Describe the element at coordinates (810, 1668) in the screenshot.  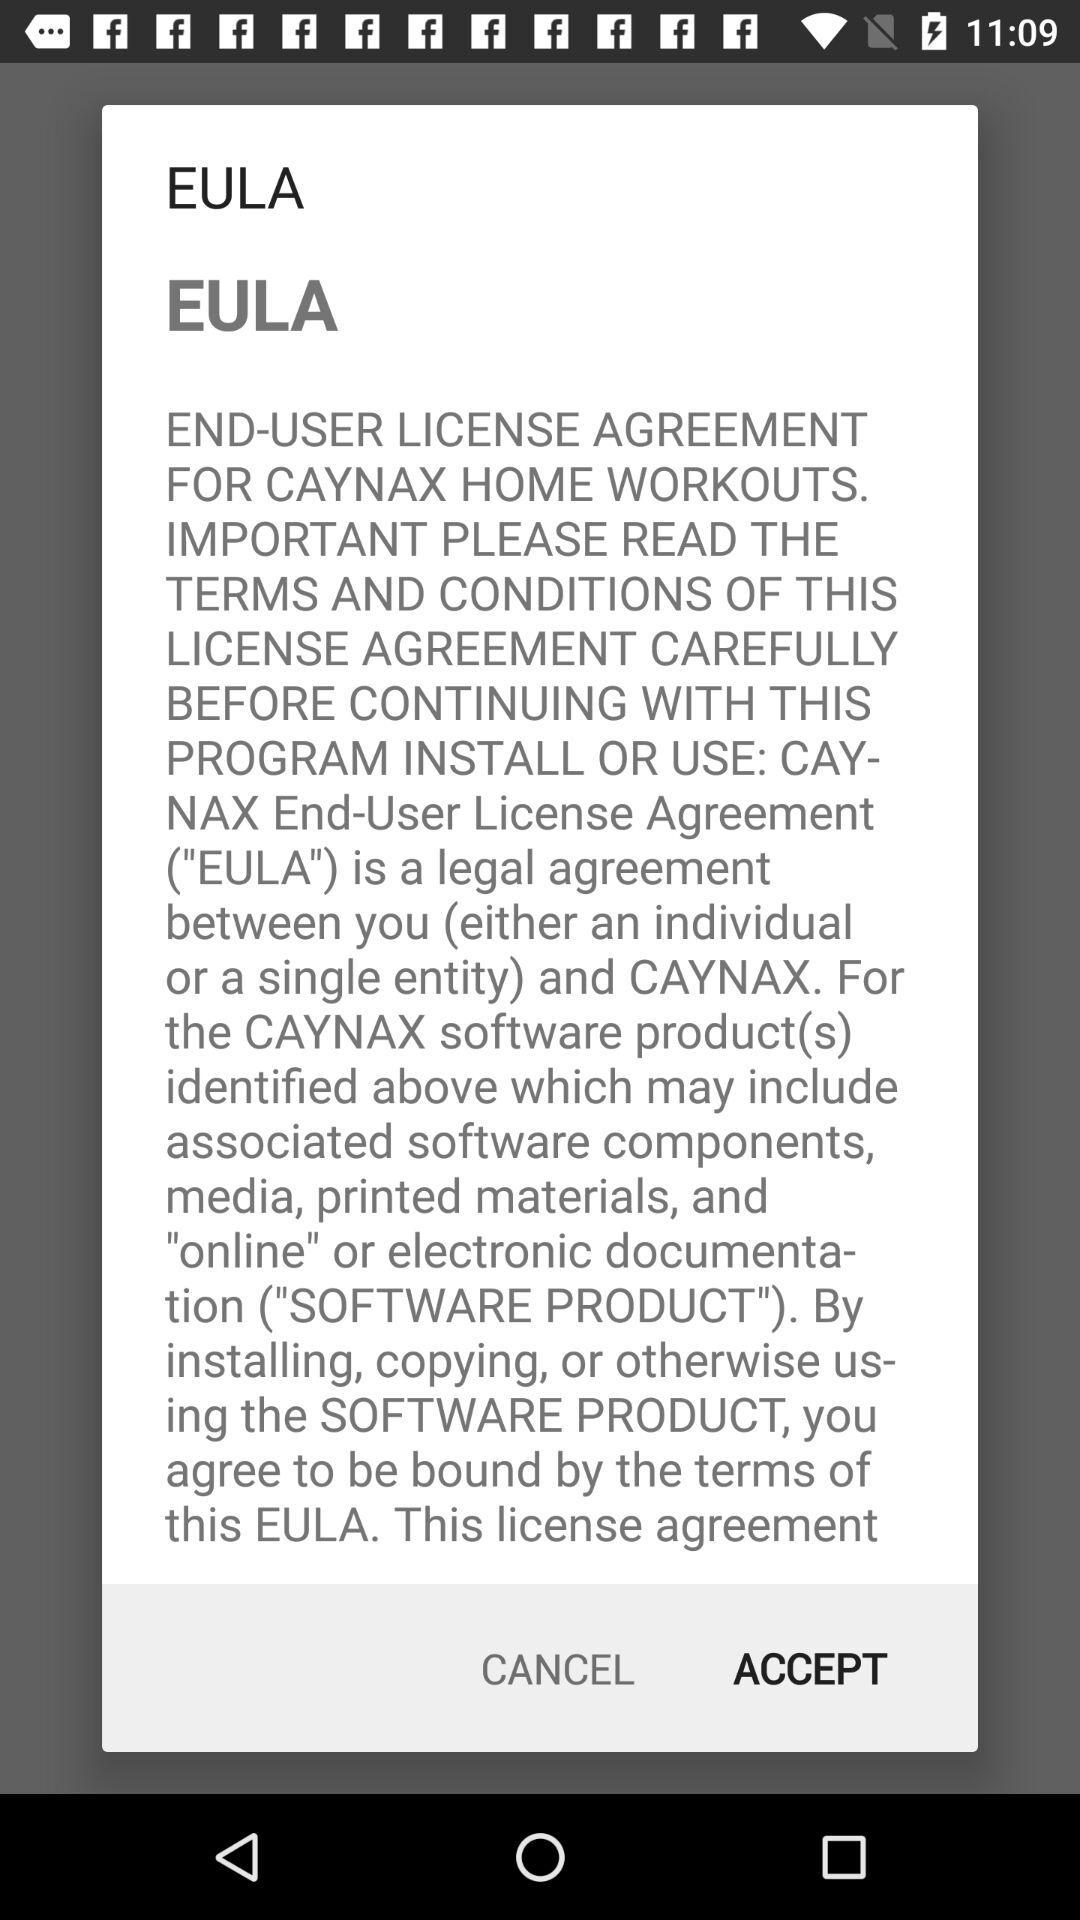
I see `item next to cancel` at that location.